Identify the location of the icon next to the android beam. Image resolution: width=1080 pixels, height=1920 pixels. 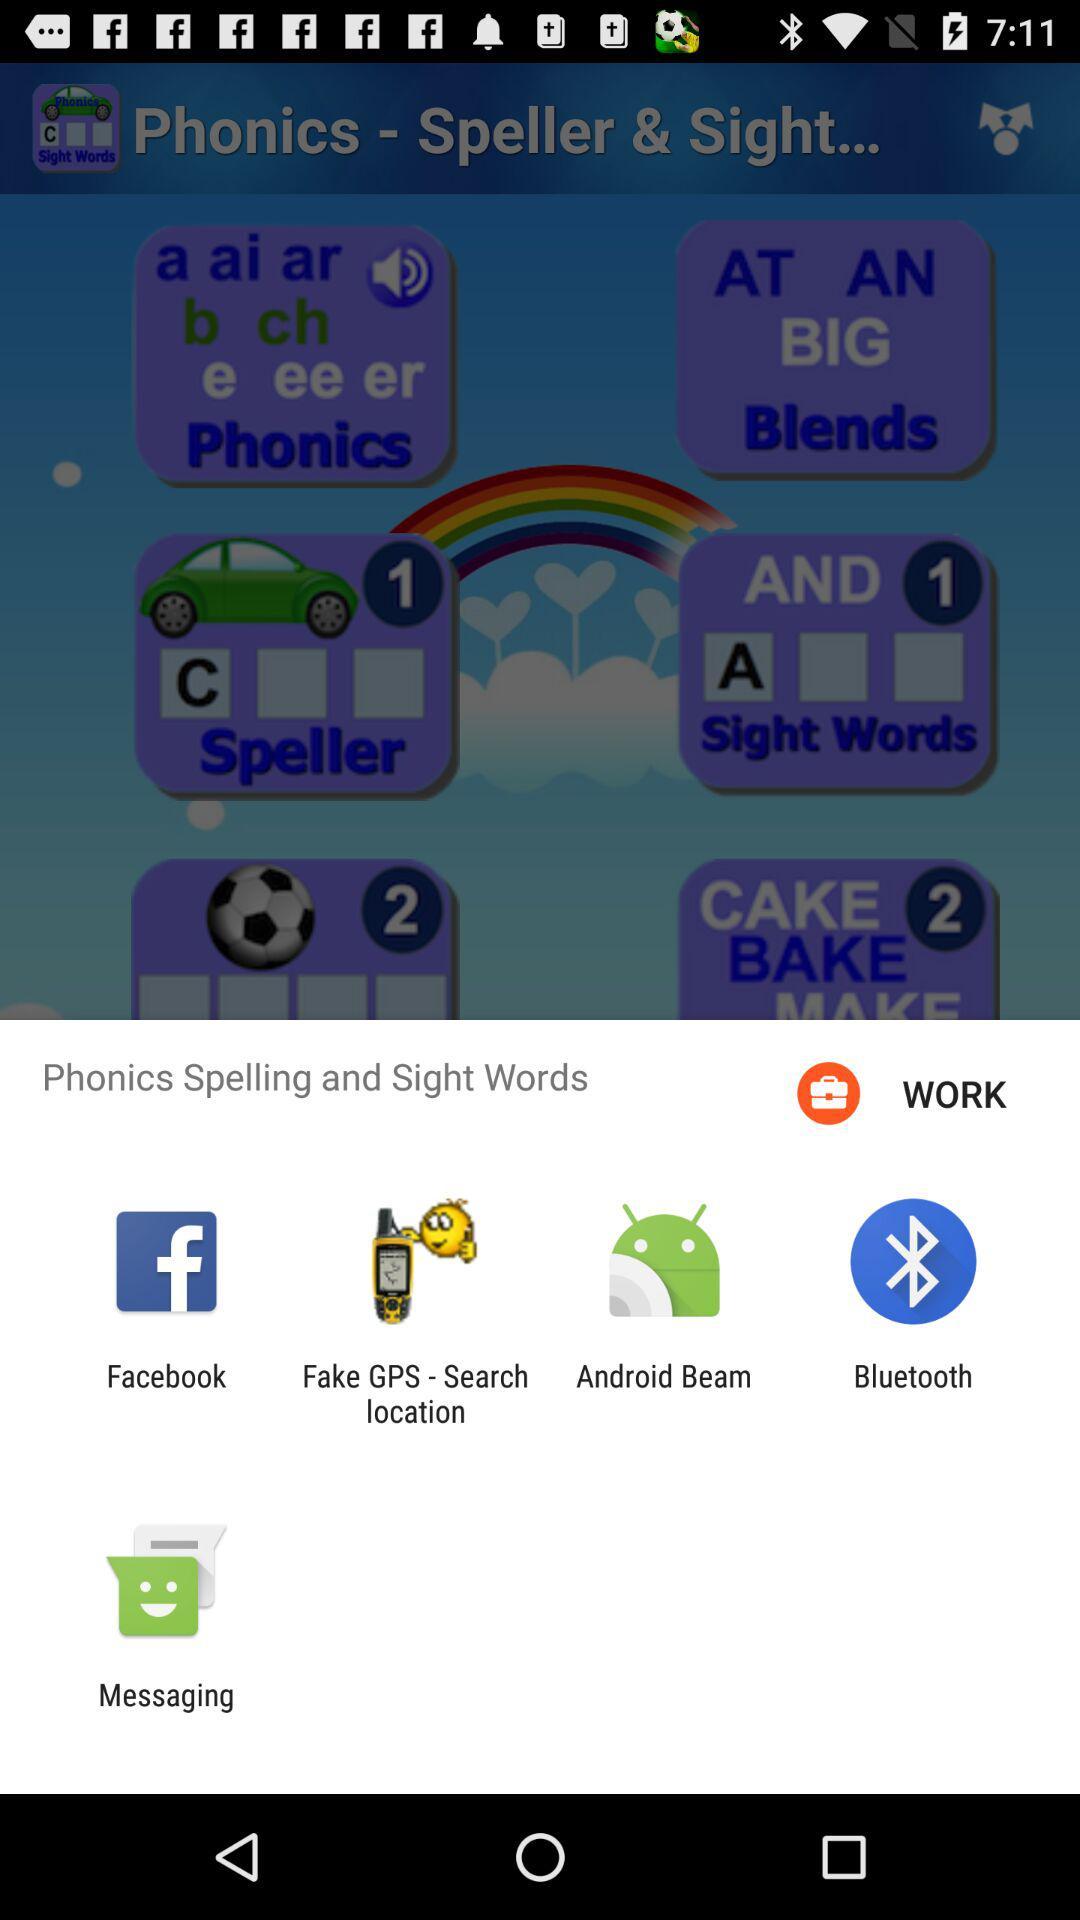
(913, 1392).